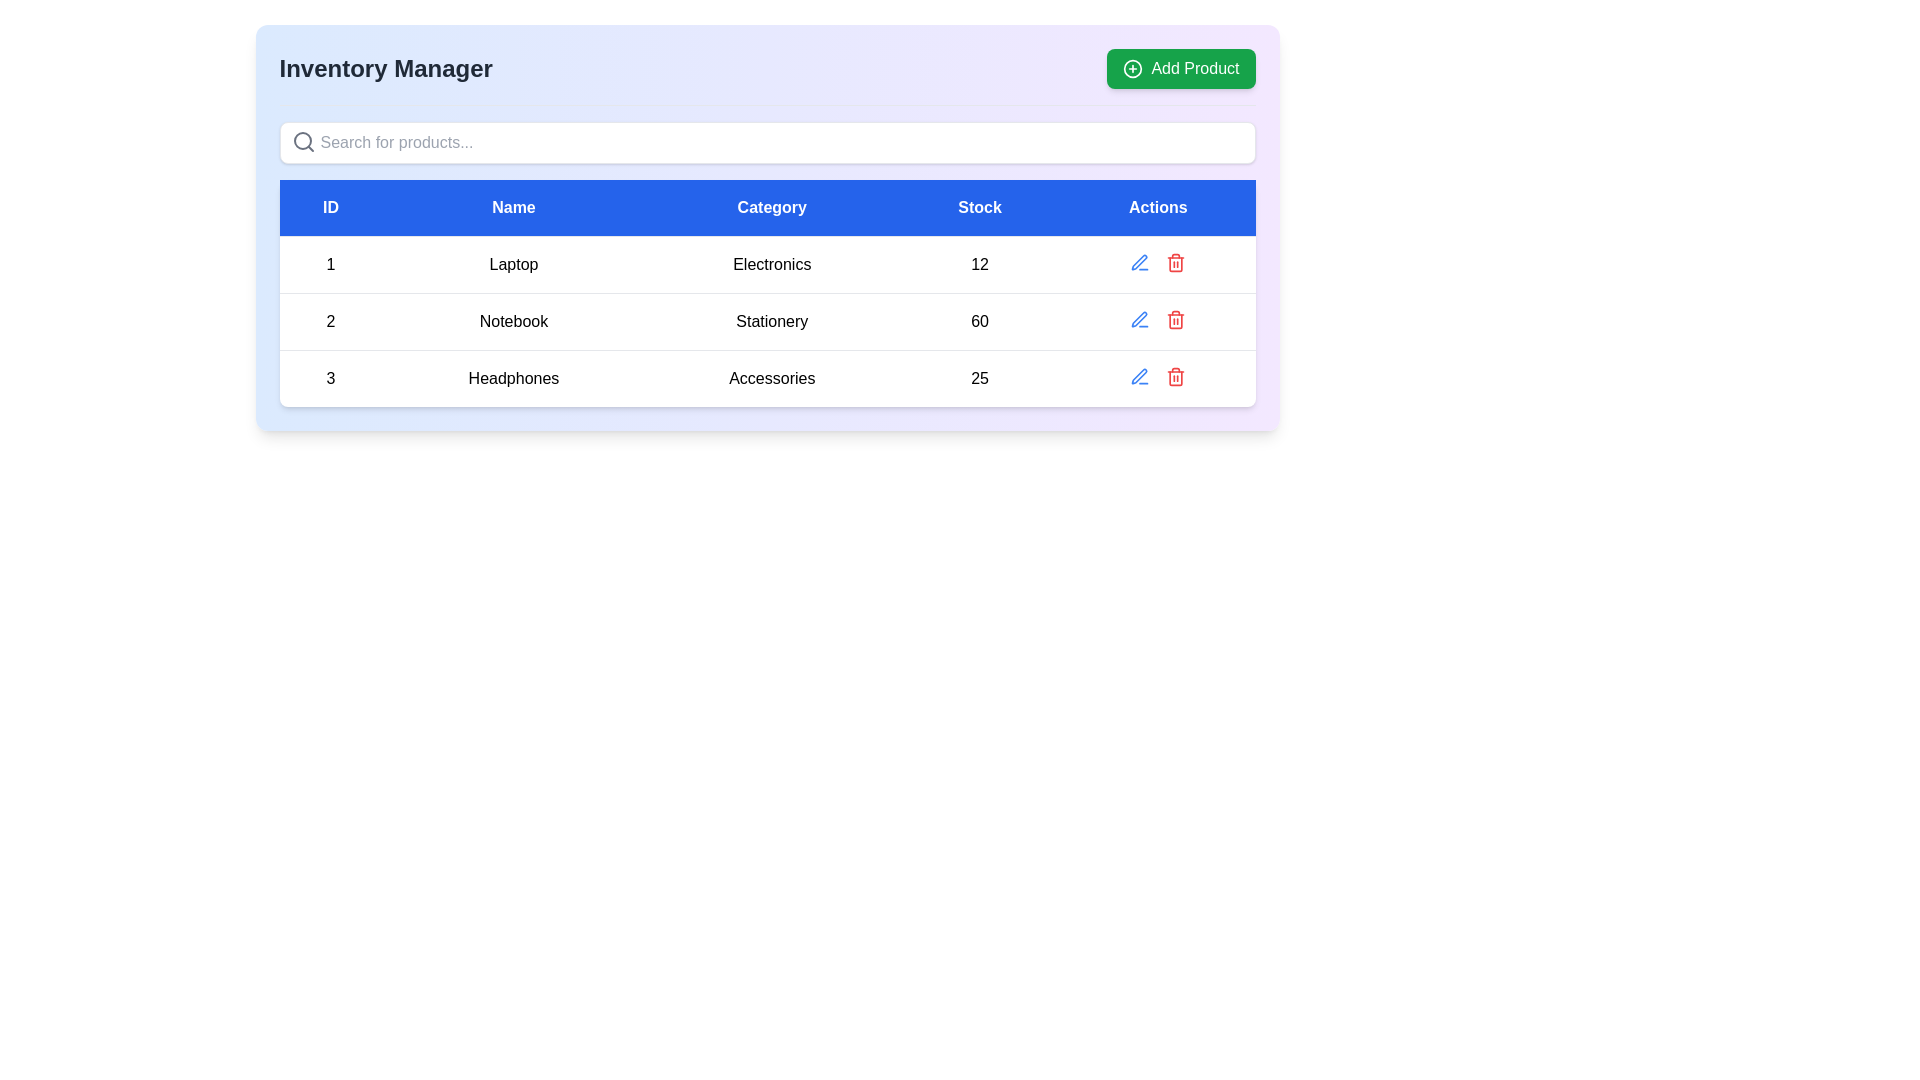 Image resolution: width=1920 pixels, height=1080 pixels. I want to click on the pencil (edit) icon button located in the 'Actions' column of the row for 'Headphones' to initiate the edit action, so click(1140, 319).